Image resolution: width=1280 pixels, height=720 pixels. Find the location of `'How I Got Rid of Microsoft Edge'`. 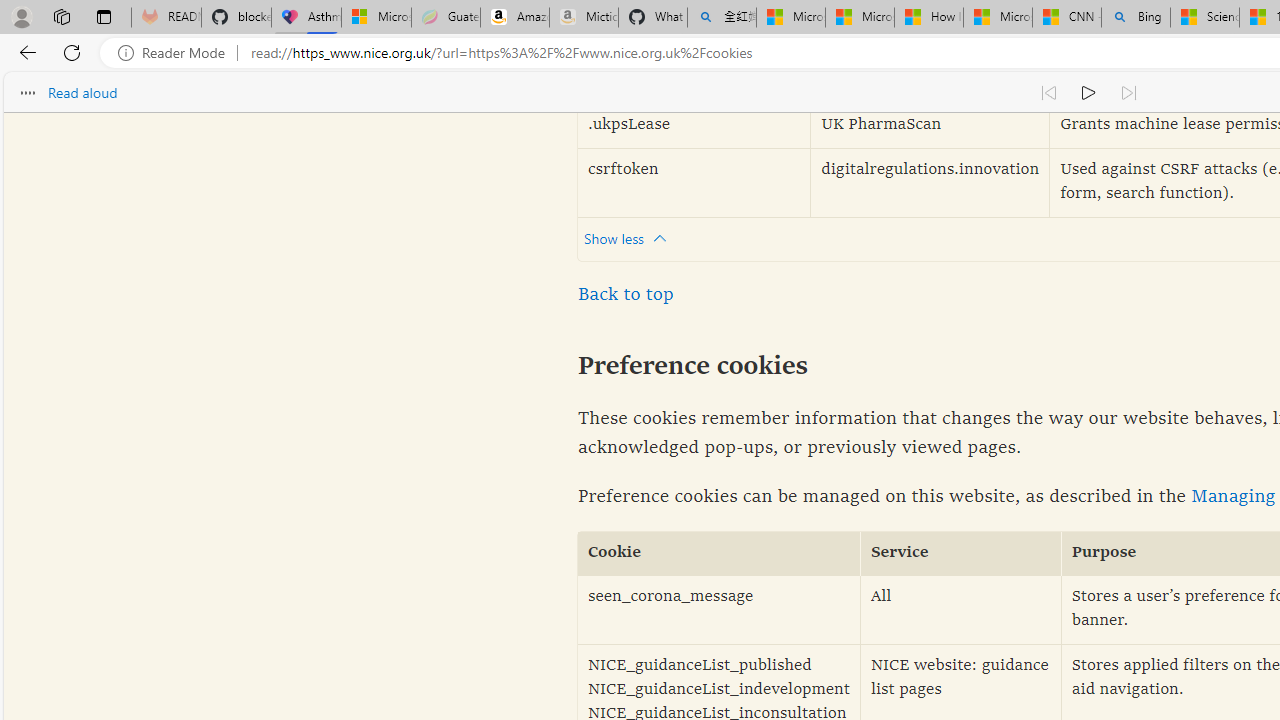

'How I Got Rid of Microsoft Edge' is located at coordinates (927, 17).